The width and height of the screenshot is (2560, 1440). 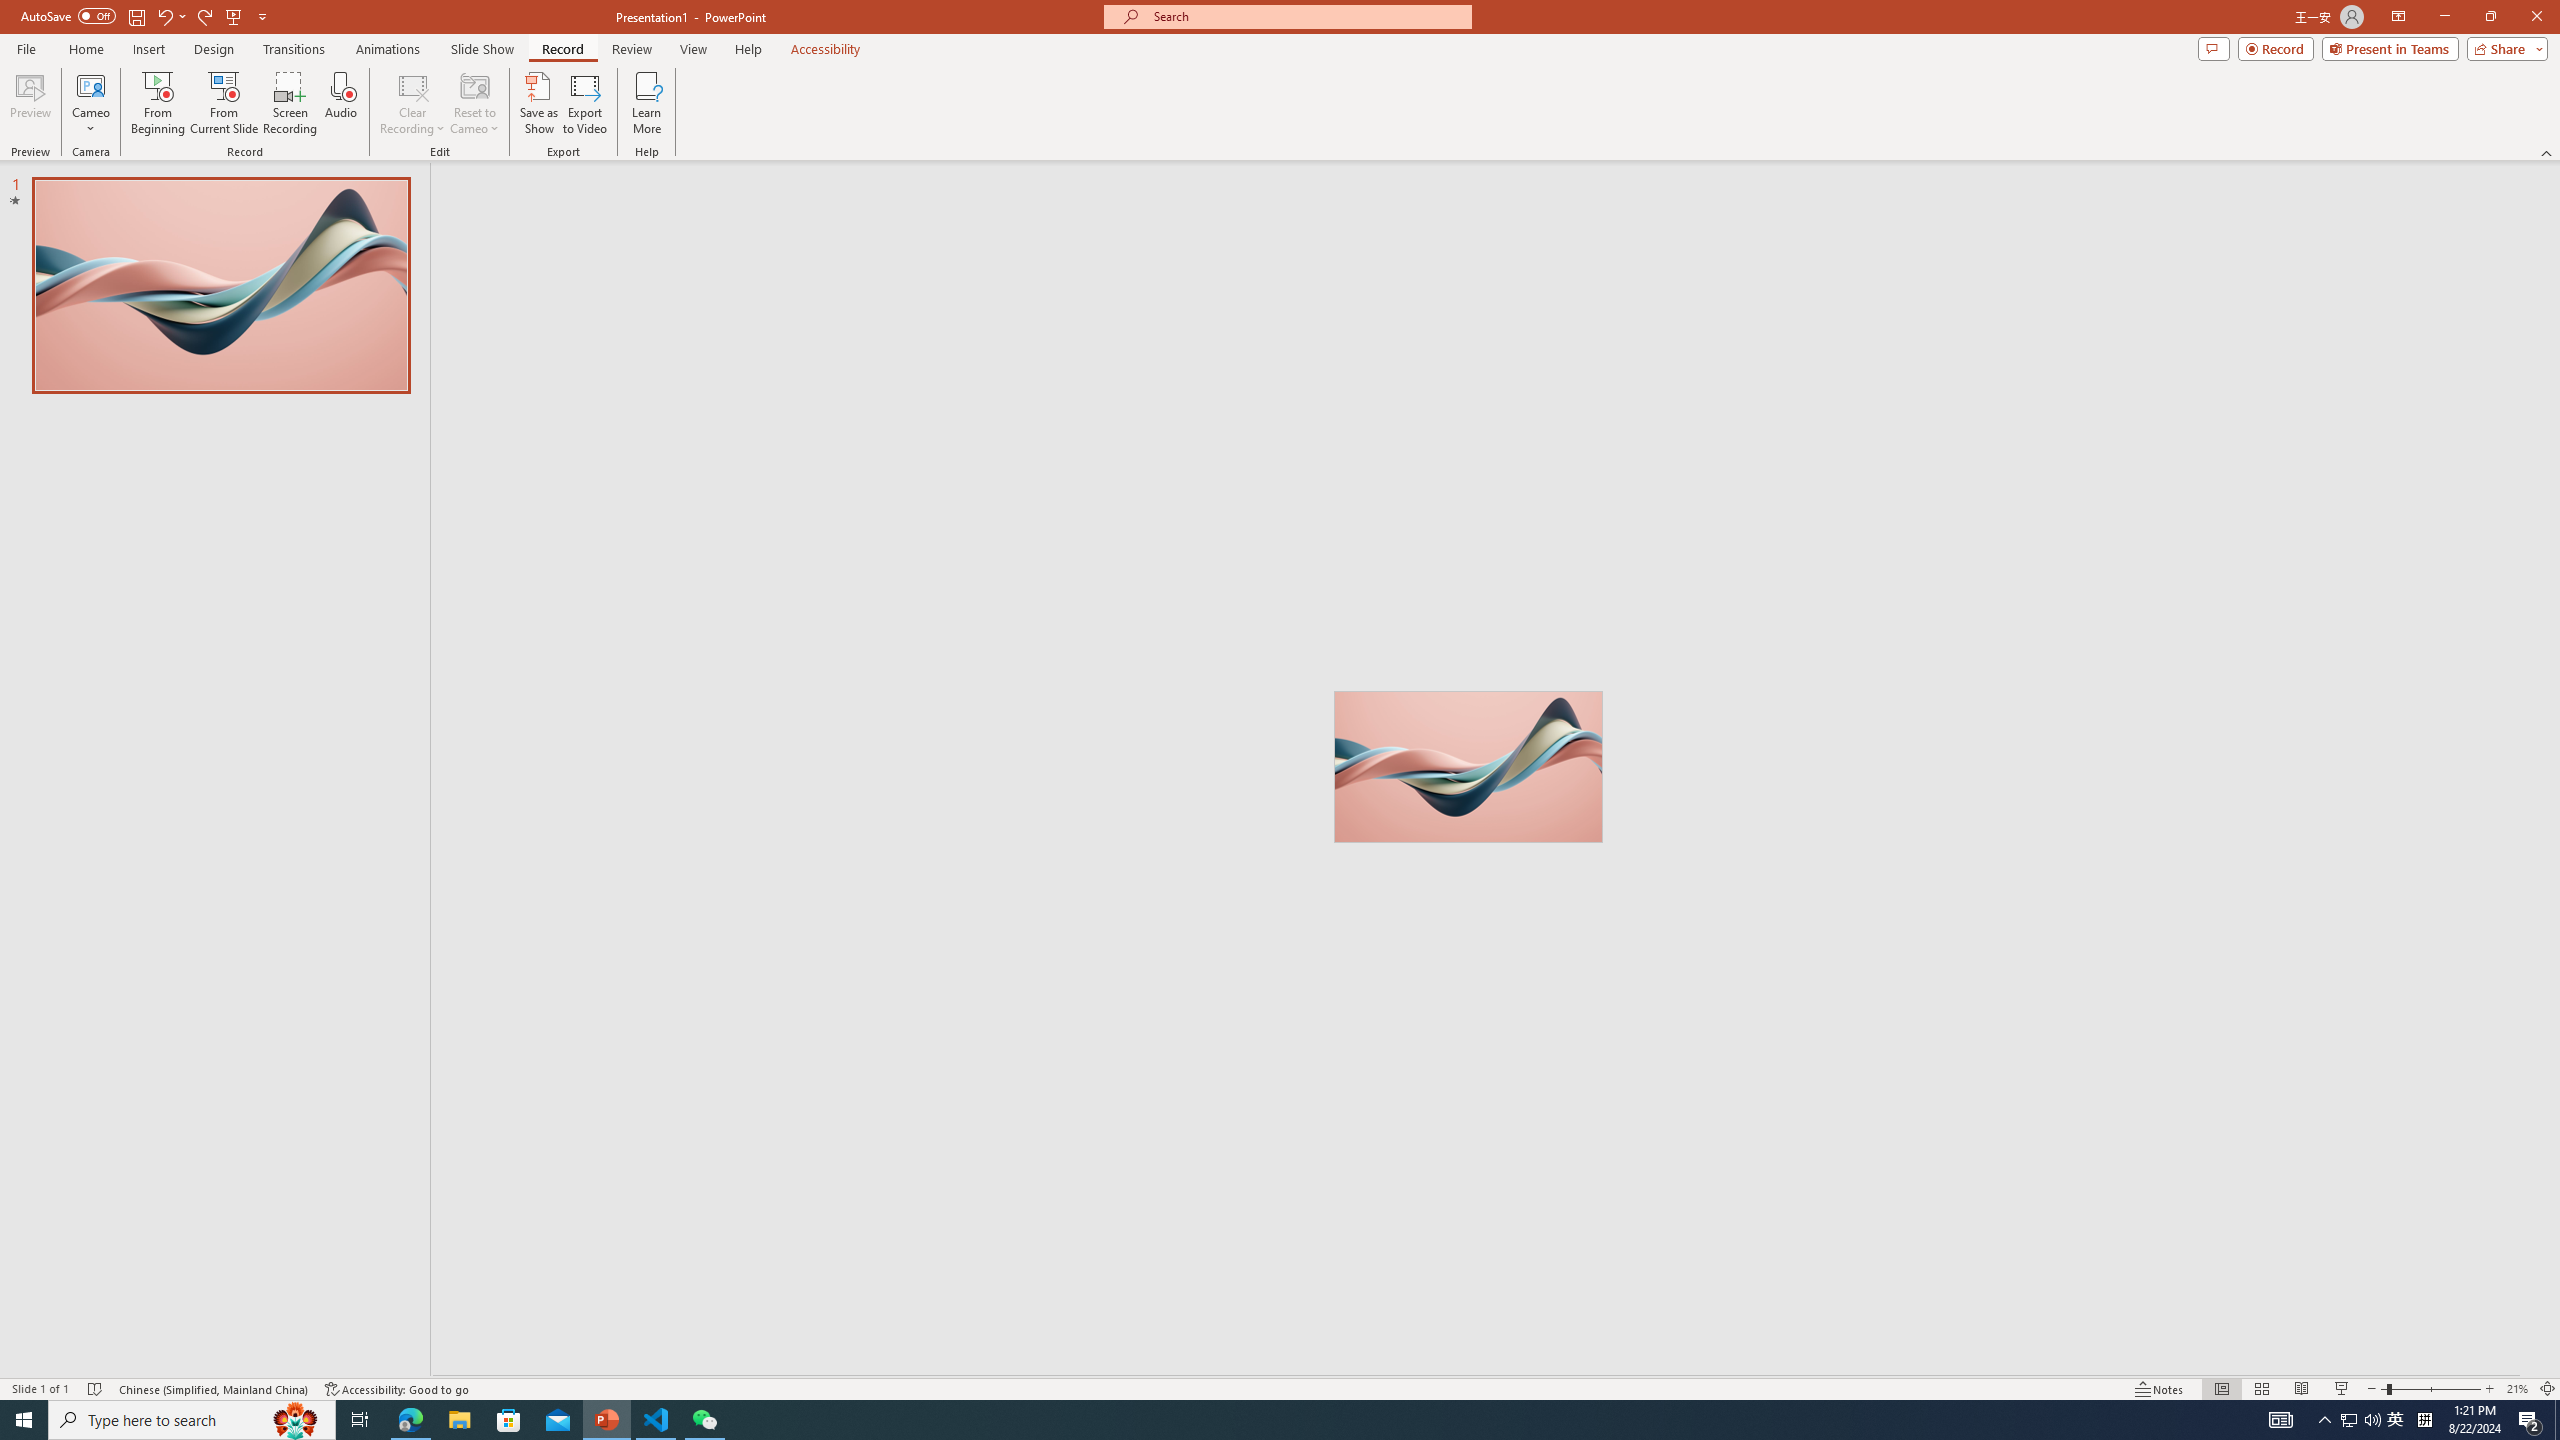 What do you see at coordinates (89, 103) in the screenshot?
I see `'Cameo'` at bounding box center [89, 103].